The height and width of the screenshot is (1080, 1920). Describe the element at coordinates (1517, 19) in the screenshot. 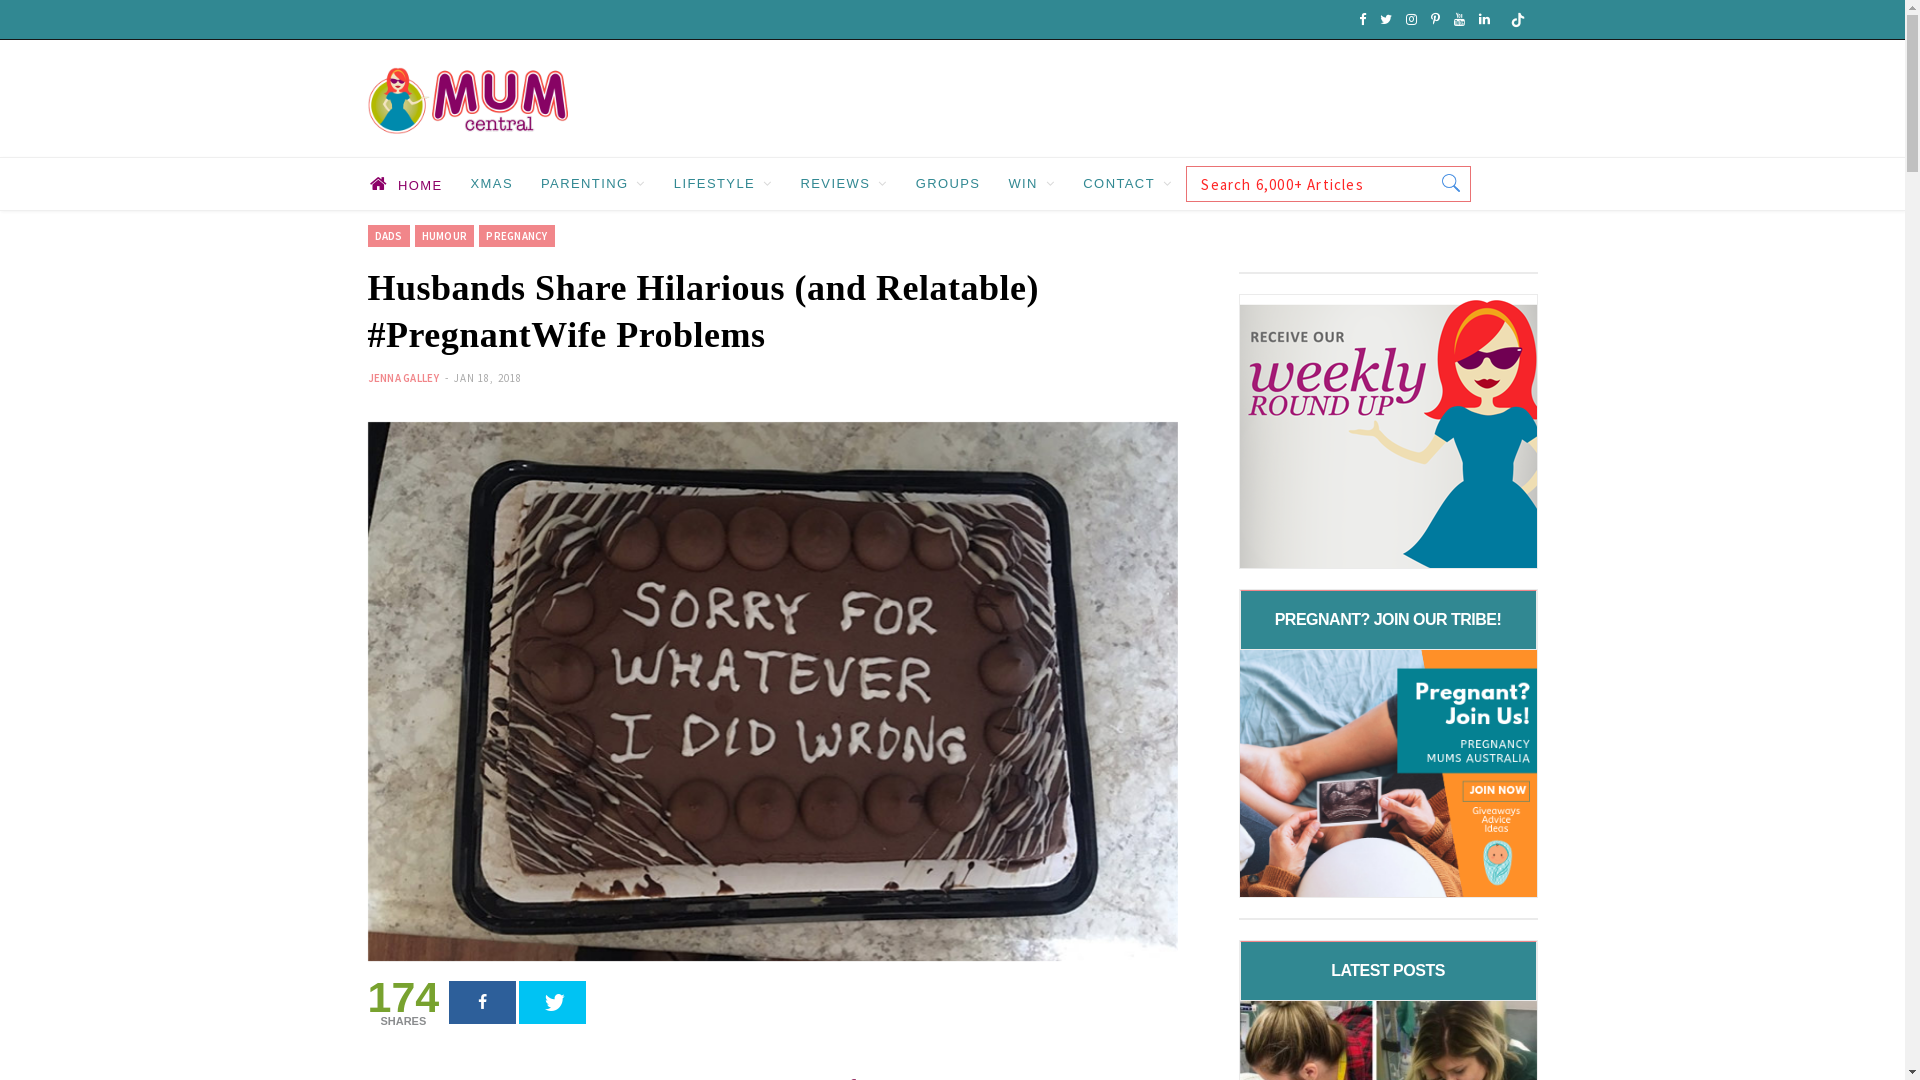

I see `'SoundCloud'` at that location.